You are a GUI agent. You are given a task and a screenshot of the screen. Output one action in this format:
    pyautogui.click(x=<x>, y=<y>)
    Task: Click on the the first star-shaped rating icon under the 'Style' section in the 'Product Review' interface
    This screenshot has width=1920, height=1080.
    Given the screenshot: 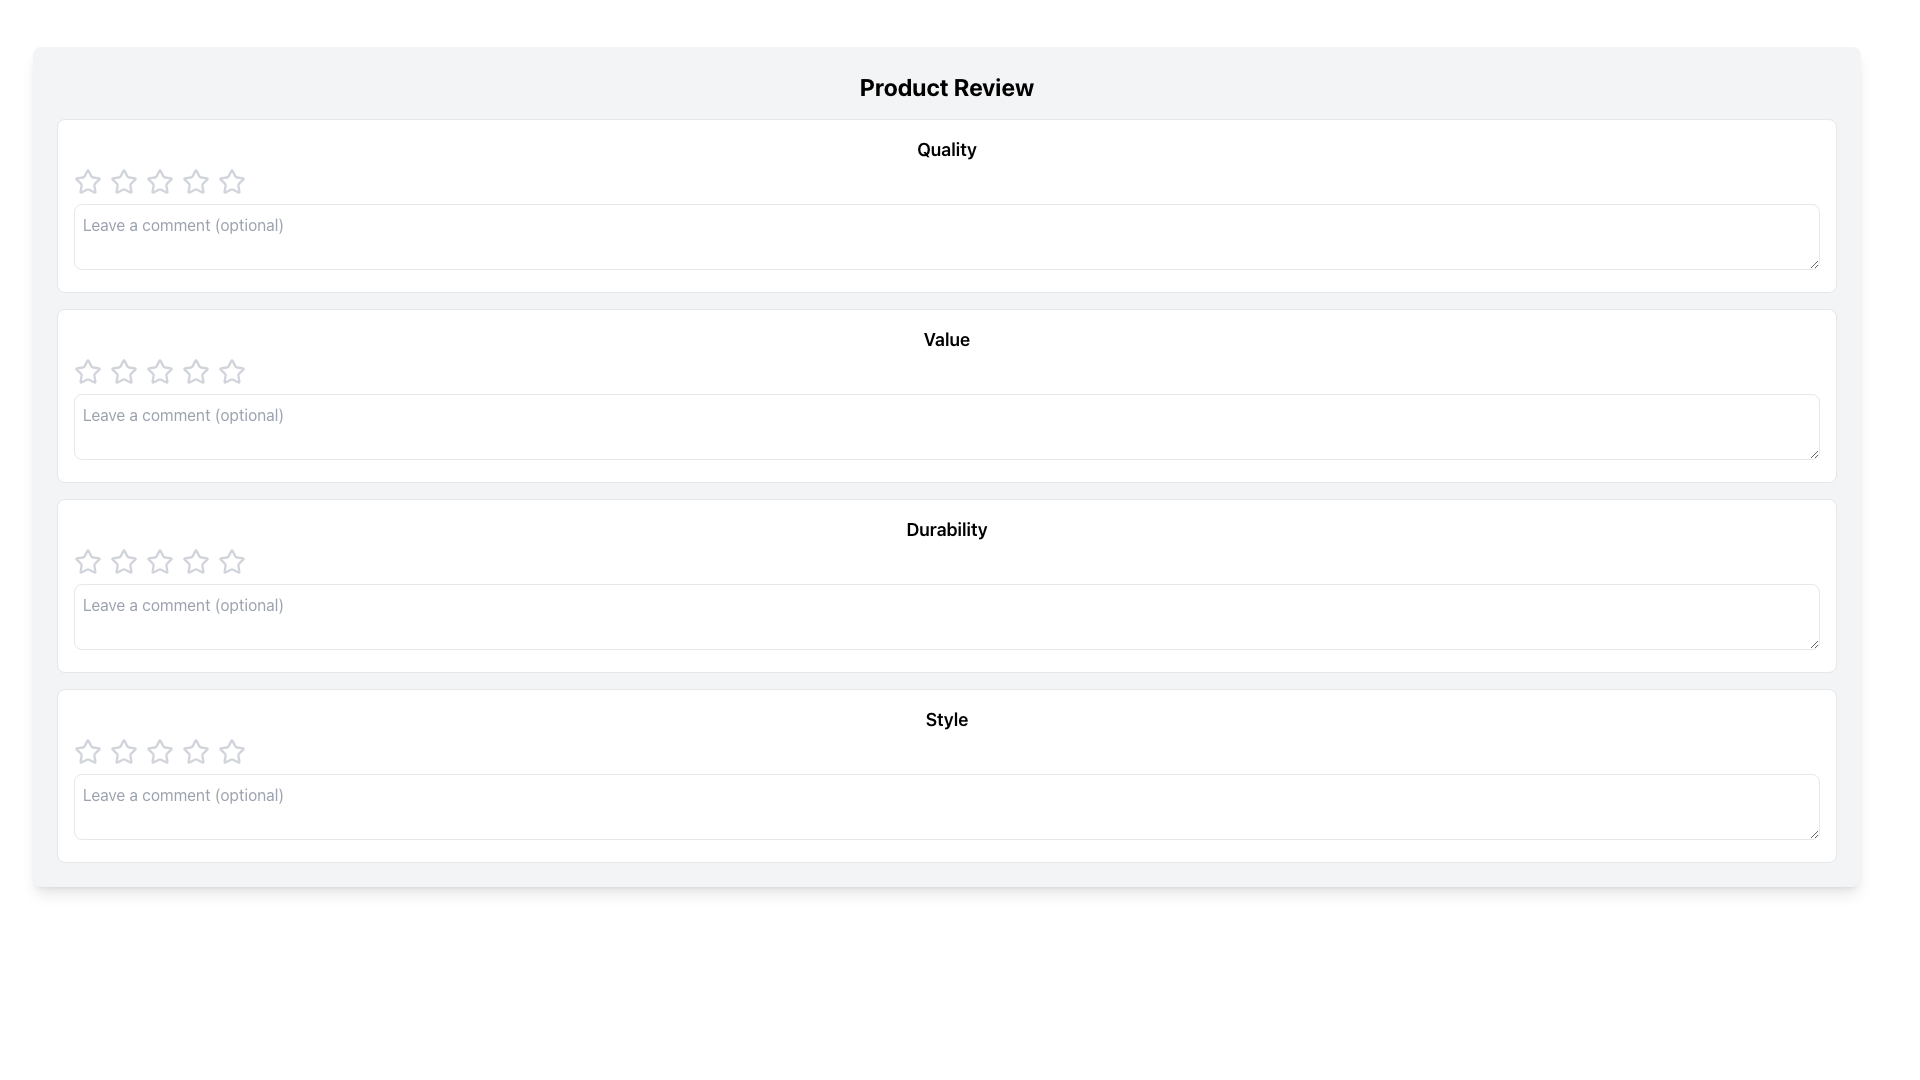 What is the action you would take?
    pyautogui.click(x=196, y=751)
    